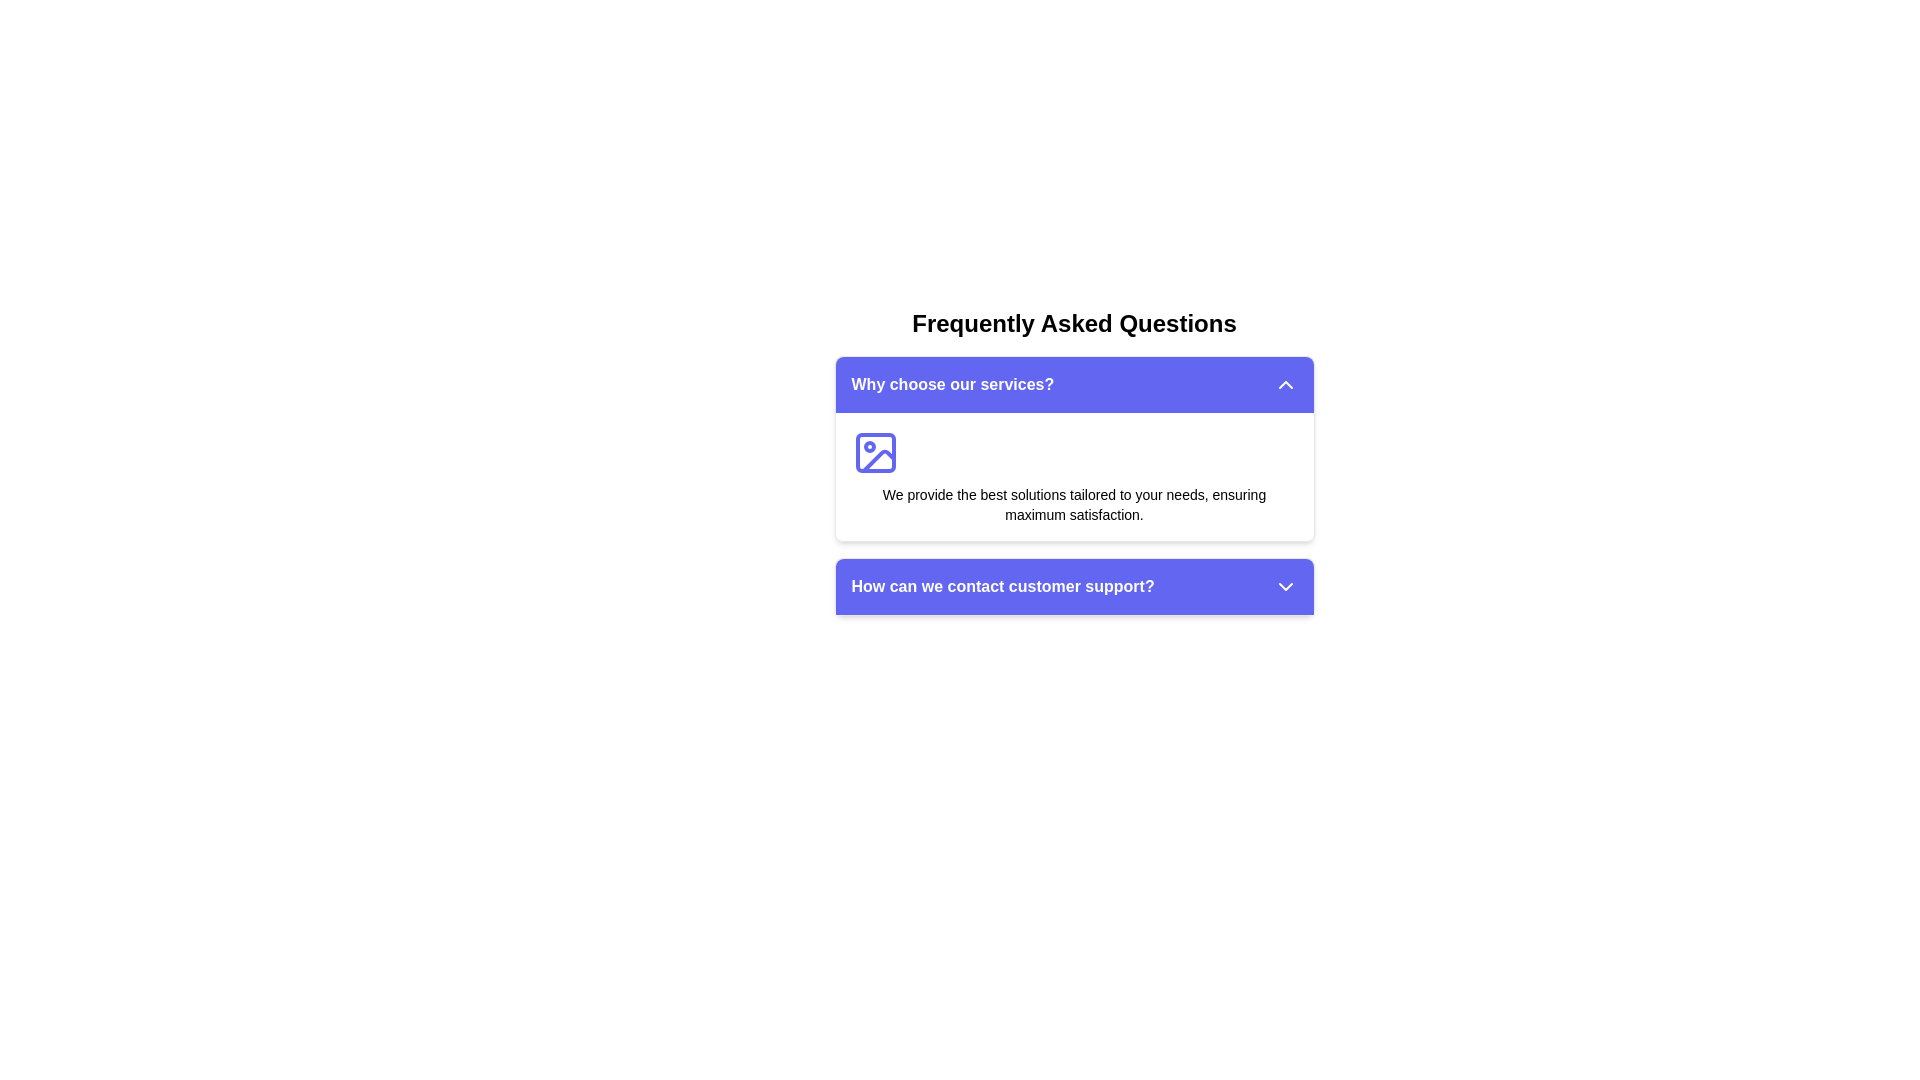 Image resolution: width=1920 pixels, height=1080 pixels. What do you see at coordinates (875, 452) in the screenshot?
I see `the vibrant indigo icon representing an image, located in the FAQ section under the 'Why choose our services?' collapsible header` at bounding box center [875, 452].